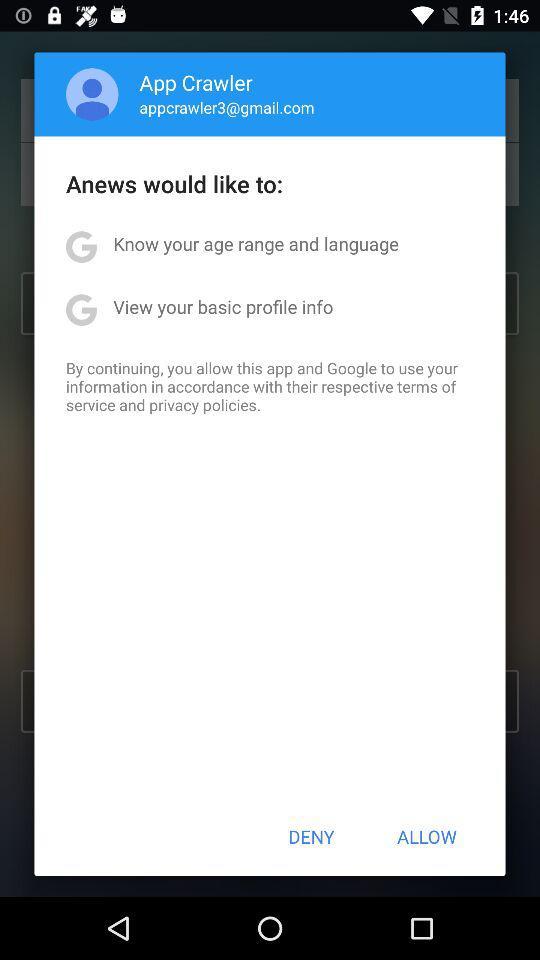  What do you see at coordinates (226, 107) in the screenshot?
I see `the icon below app crawler item` at bounding box center [226, 107].